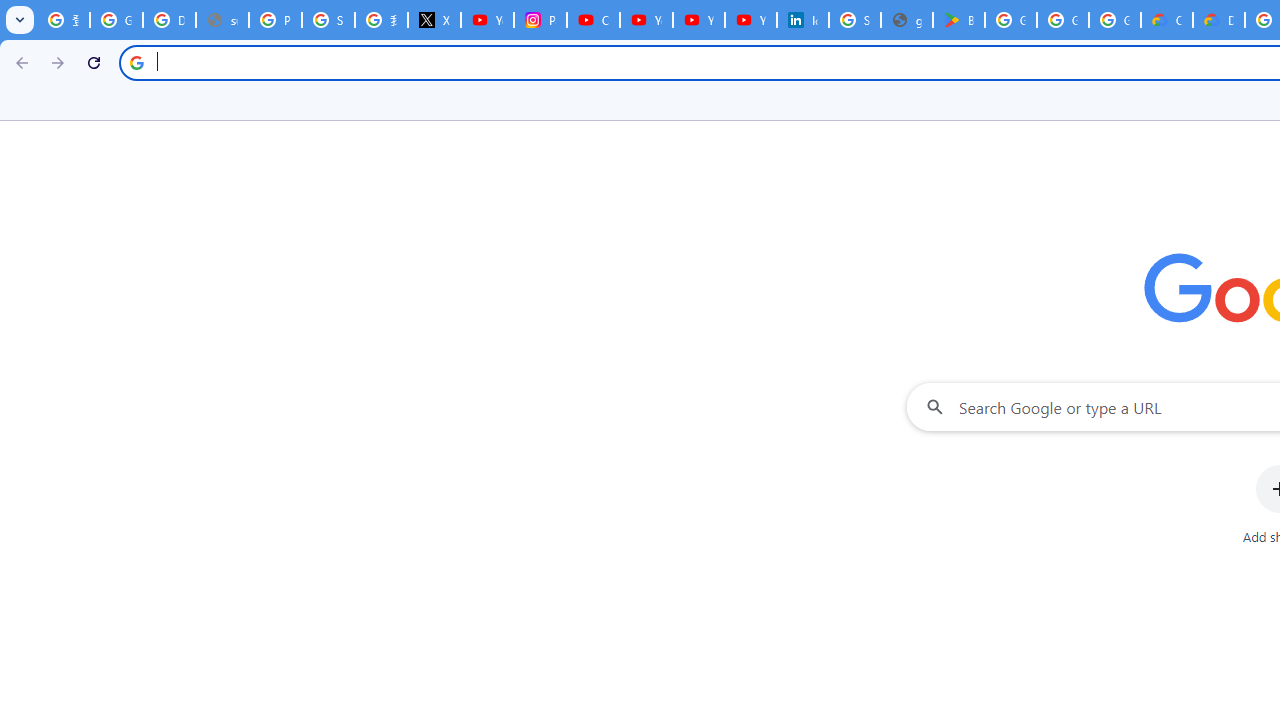 The height and width of the screenshot is (720, 1280). I want to click on 'YouTube Content Monetization Policies - How YouTube Works', so click(487, 20).